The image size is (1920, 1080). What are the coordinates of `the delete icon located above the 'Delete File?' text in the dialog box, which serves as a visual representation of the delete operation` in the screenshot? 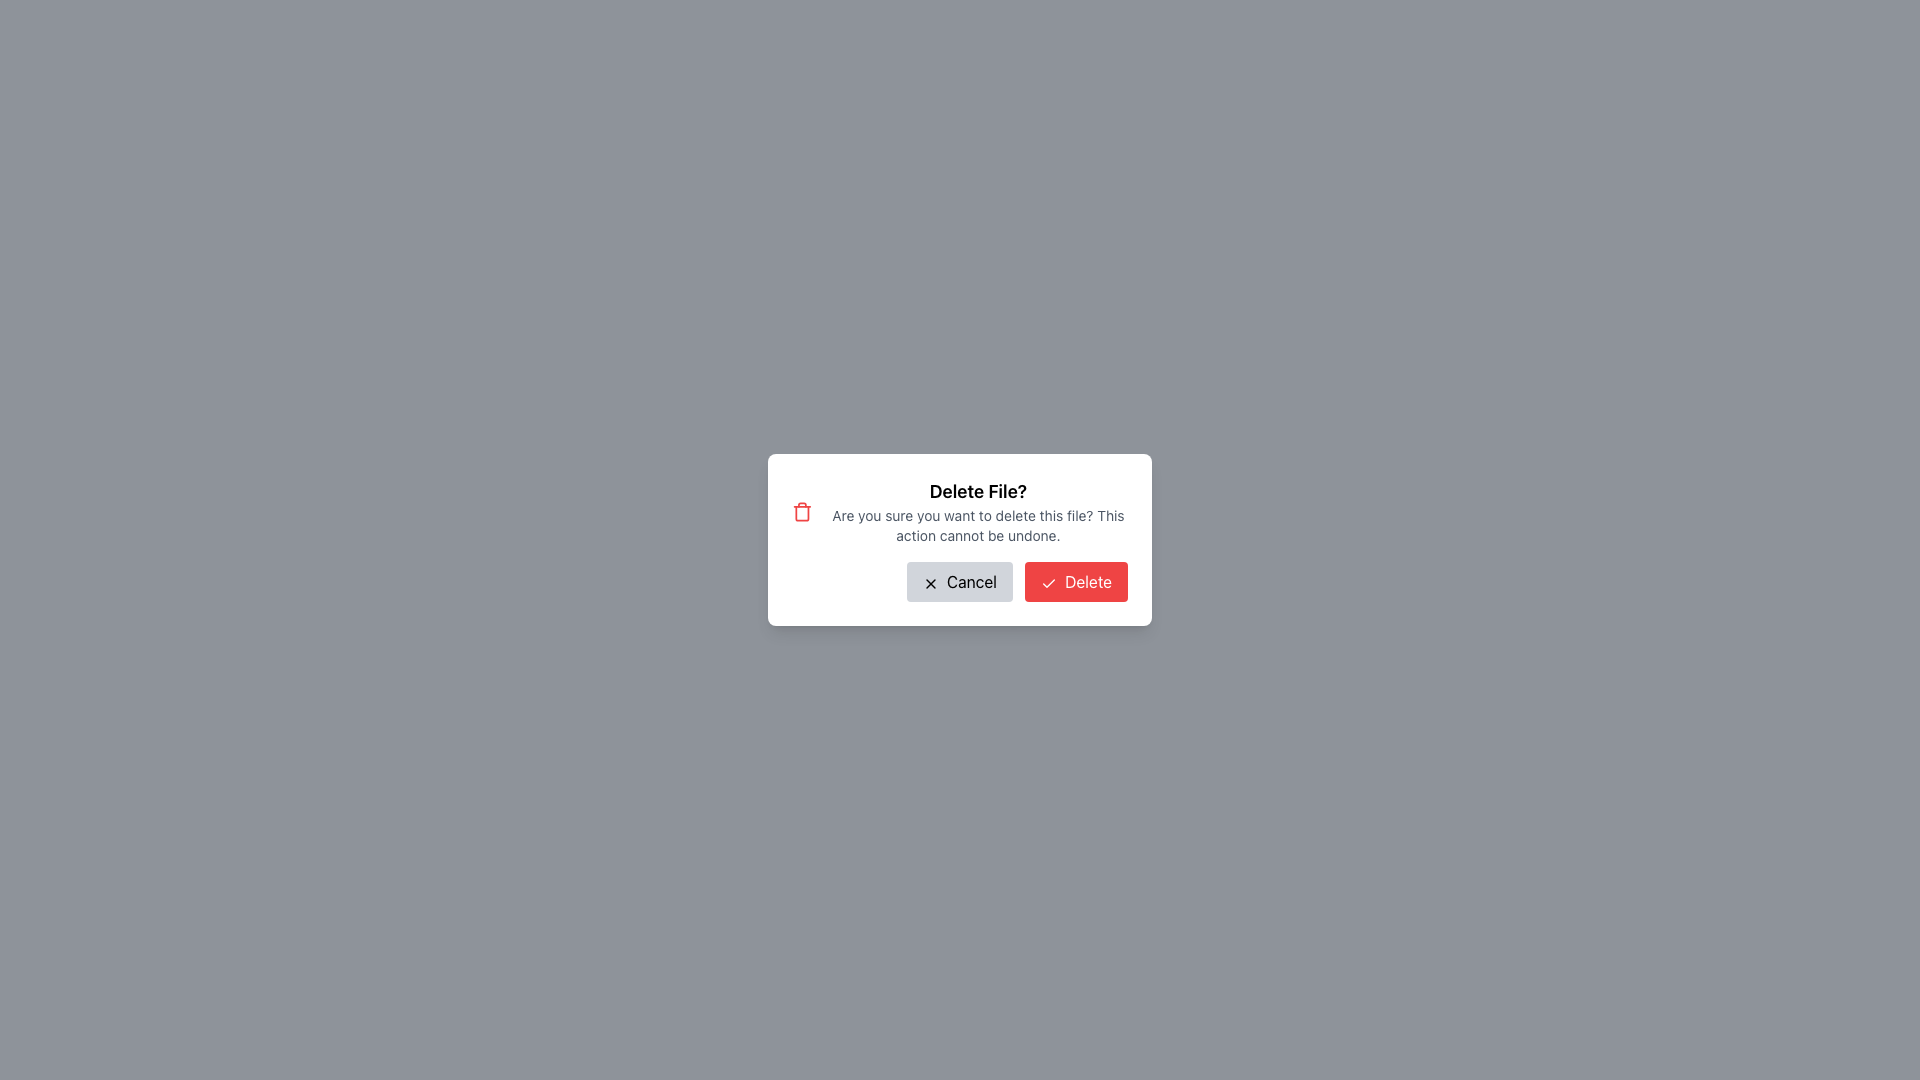 It's located at (802, 511).